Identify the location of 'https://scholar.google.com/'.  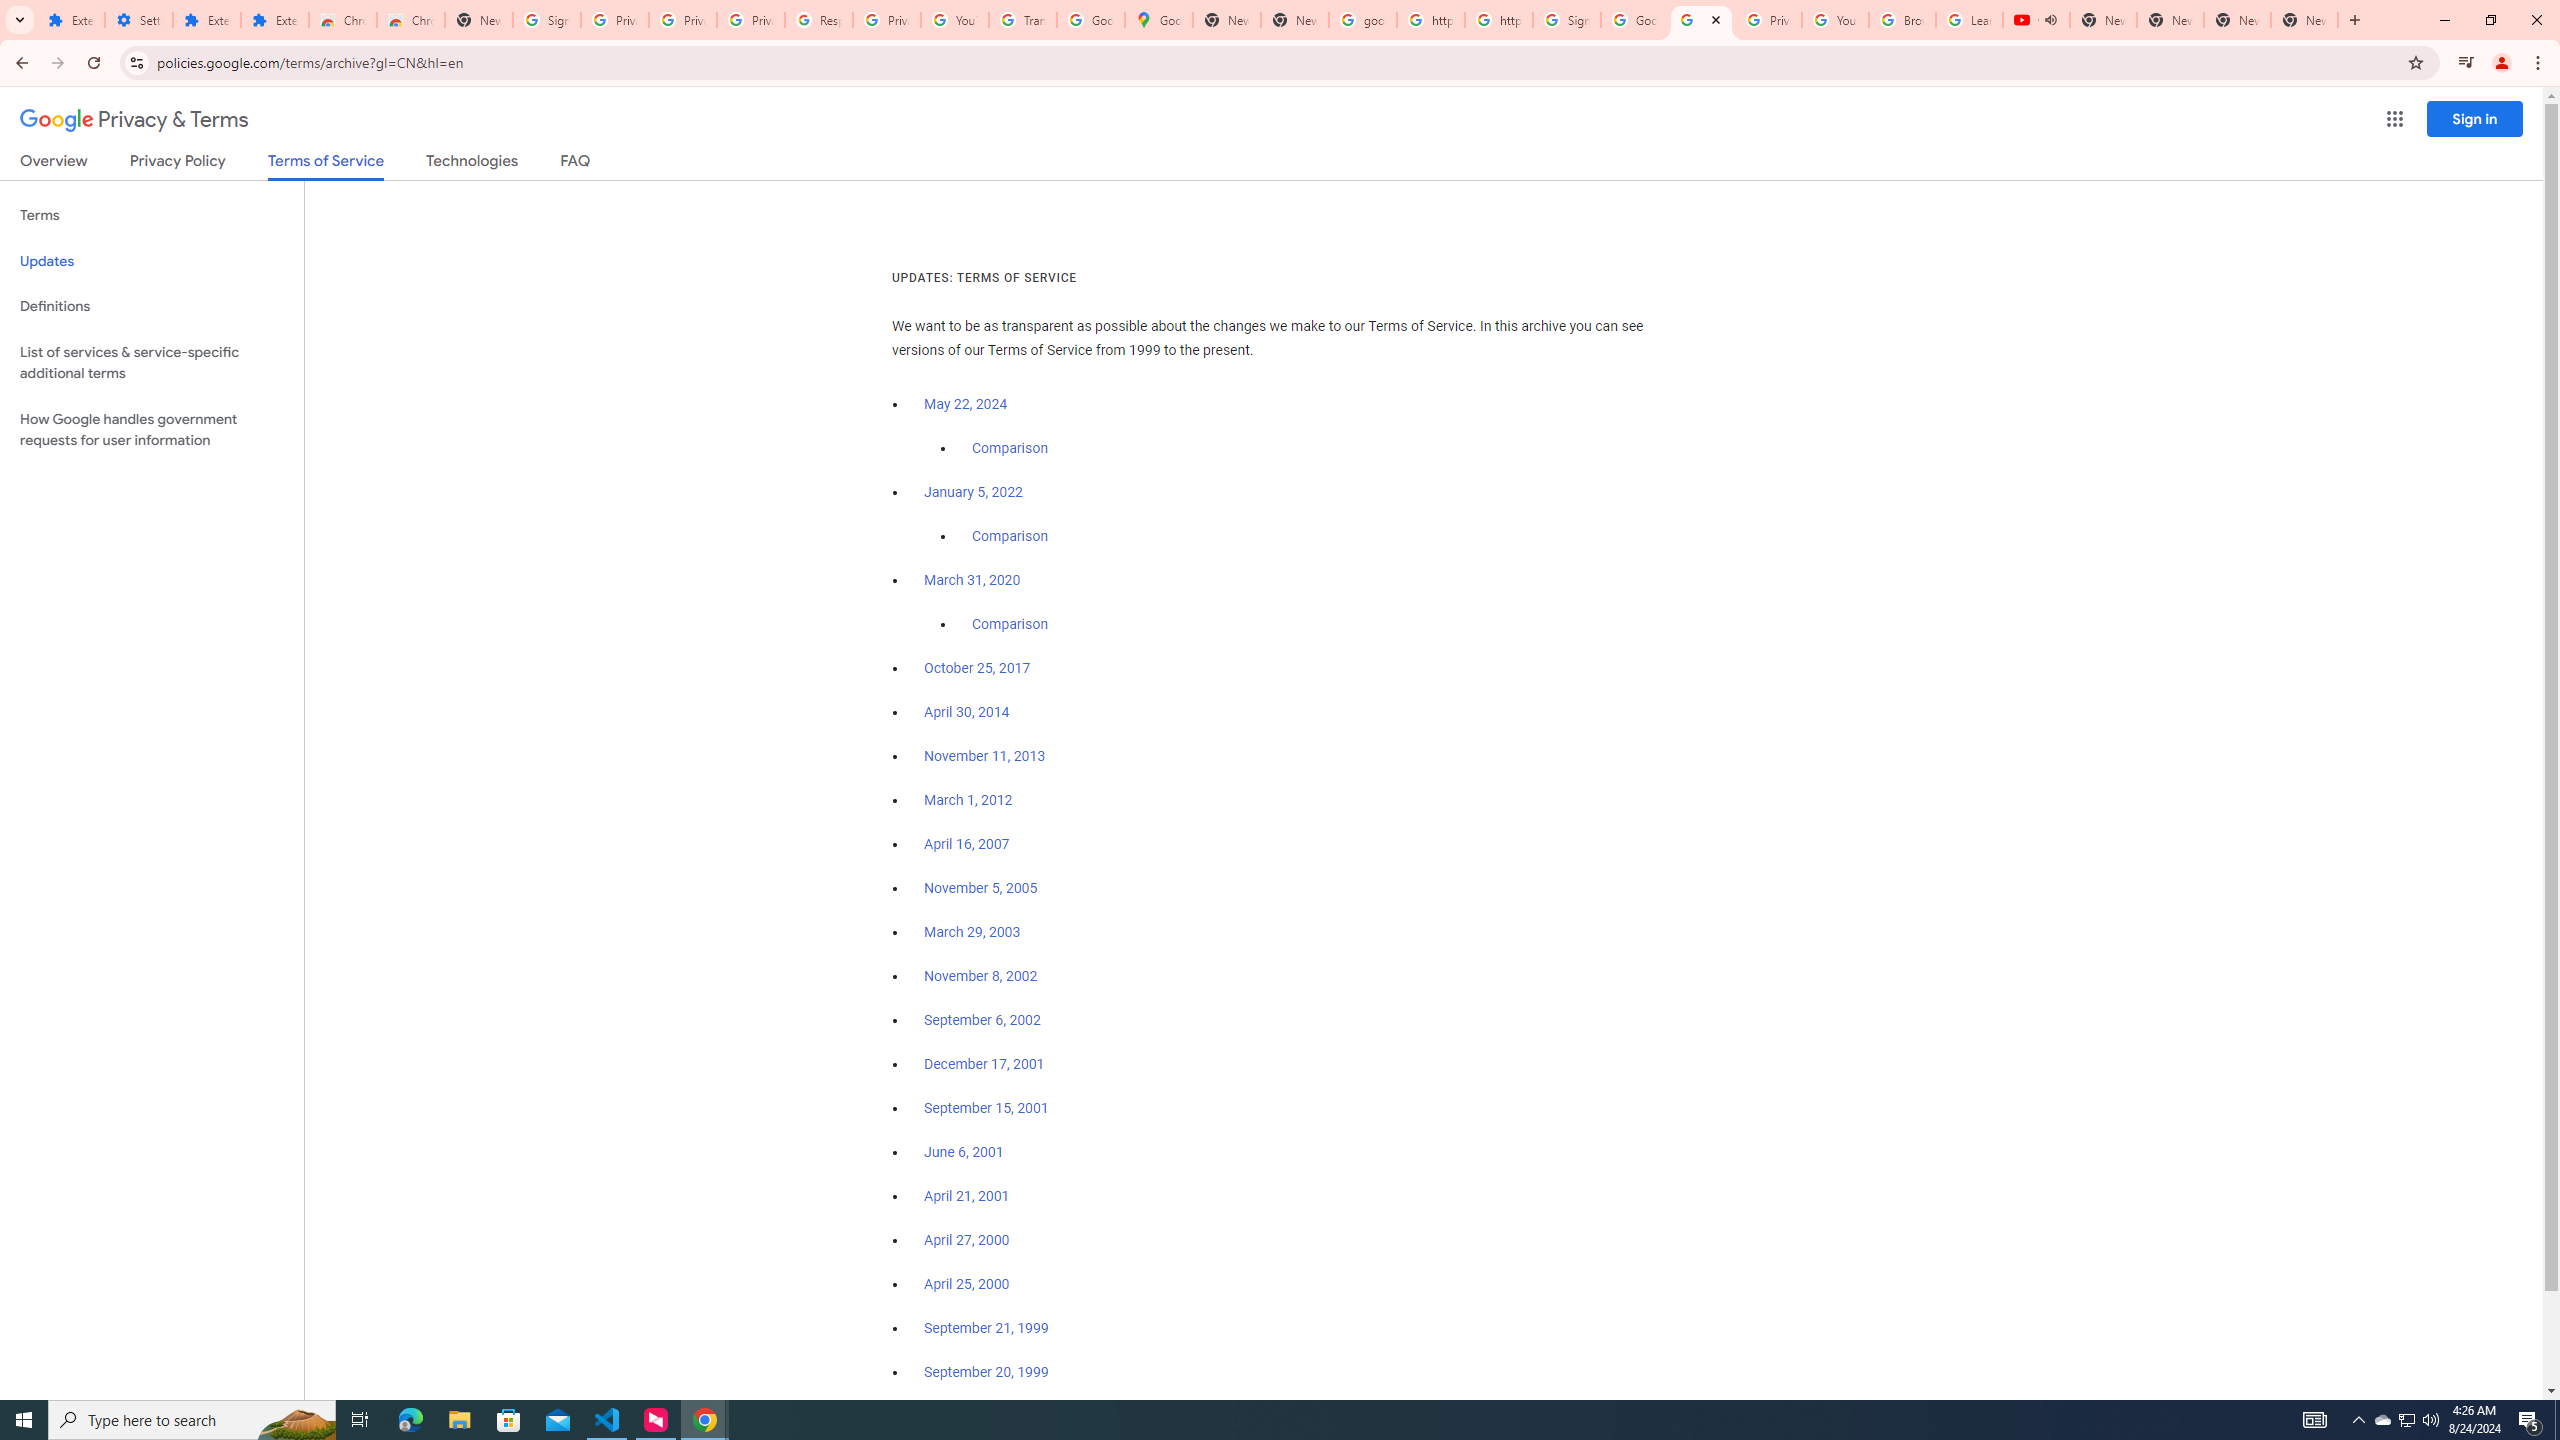
(1430, 19).